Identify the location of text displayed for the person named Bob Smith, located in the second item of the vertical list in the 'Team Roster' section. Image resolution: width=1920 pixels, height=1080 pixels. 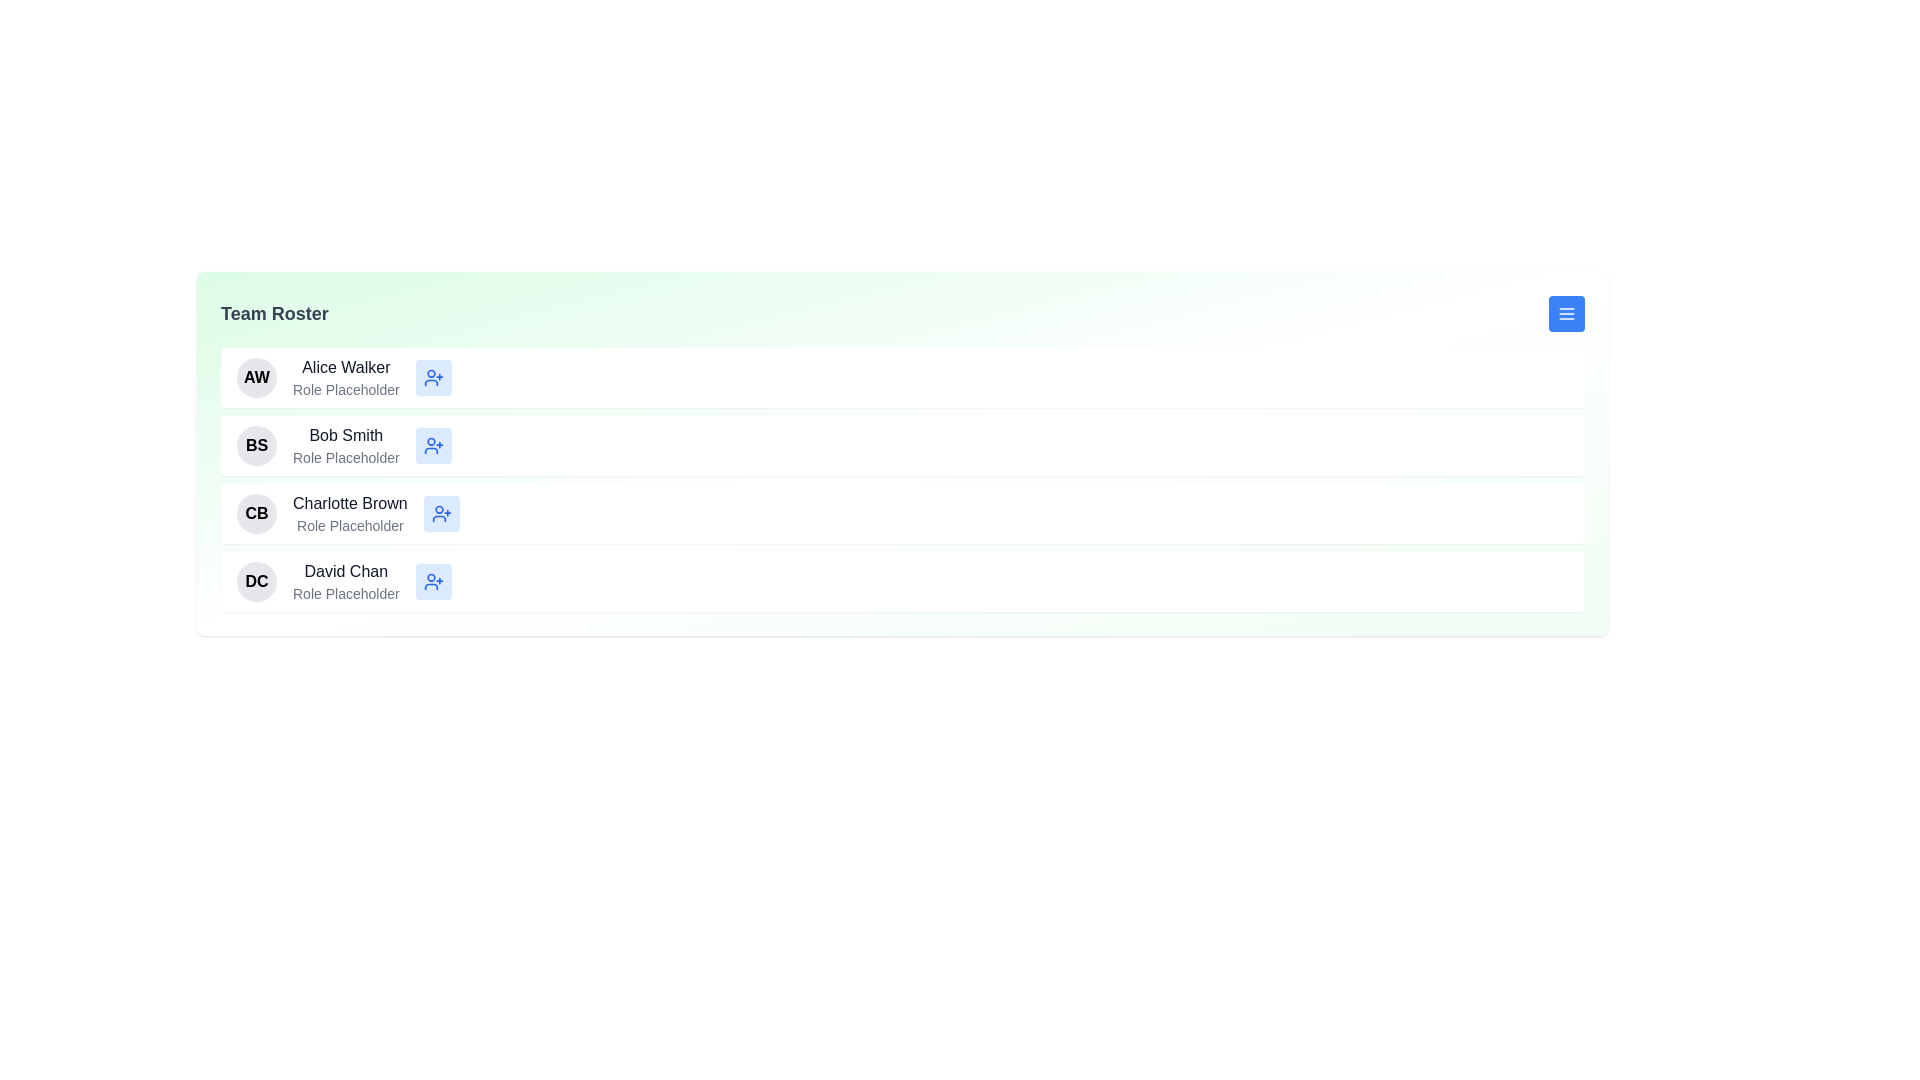
(346, 445).